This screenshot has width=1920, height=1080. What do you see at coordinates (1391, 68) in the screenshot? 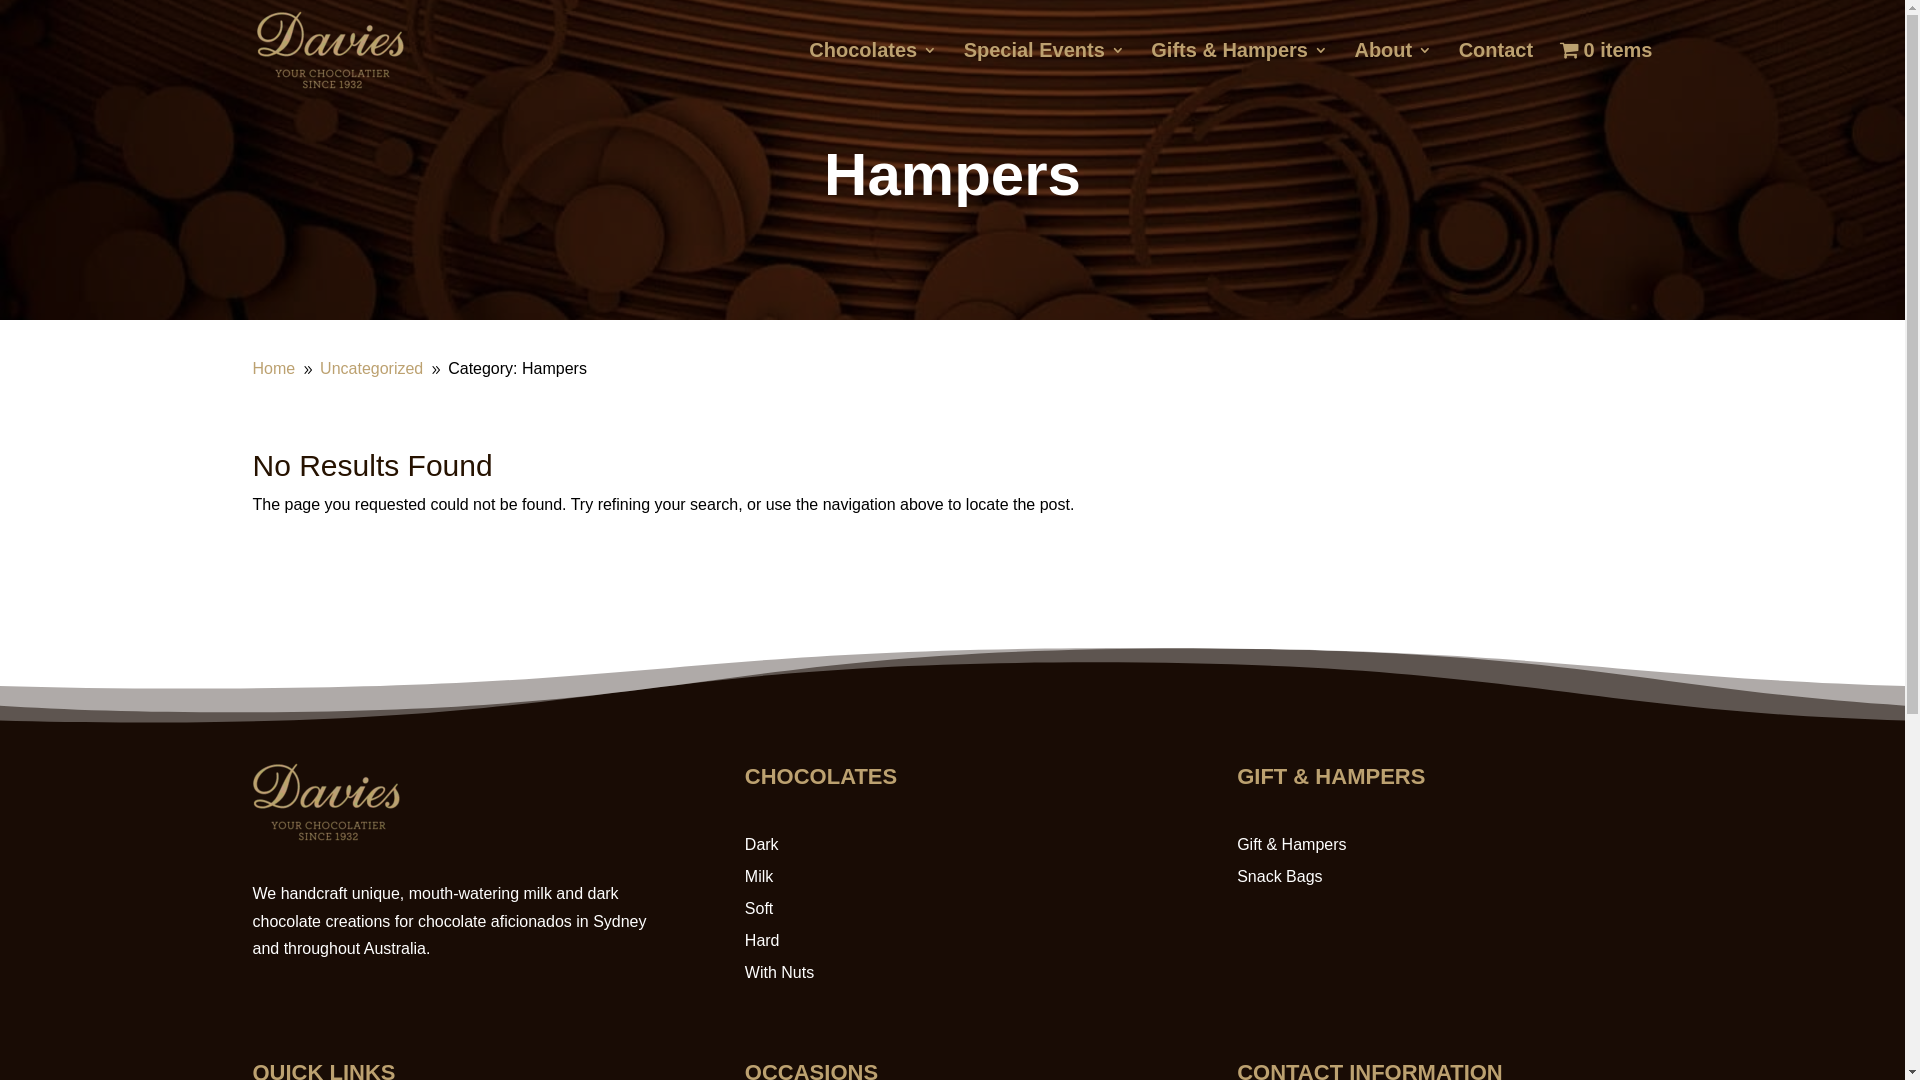
I see `'About'` at bounding box center [1391, 68].